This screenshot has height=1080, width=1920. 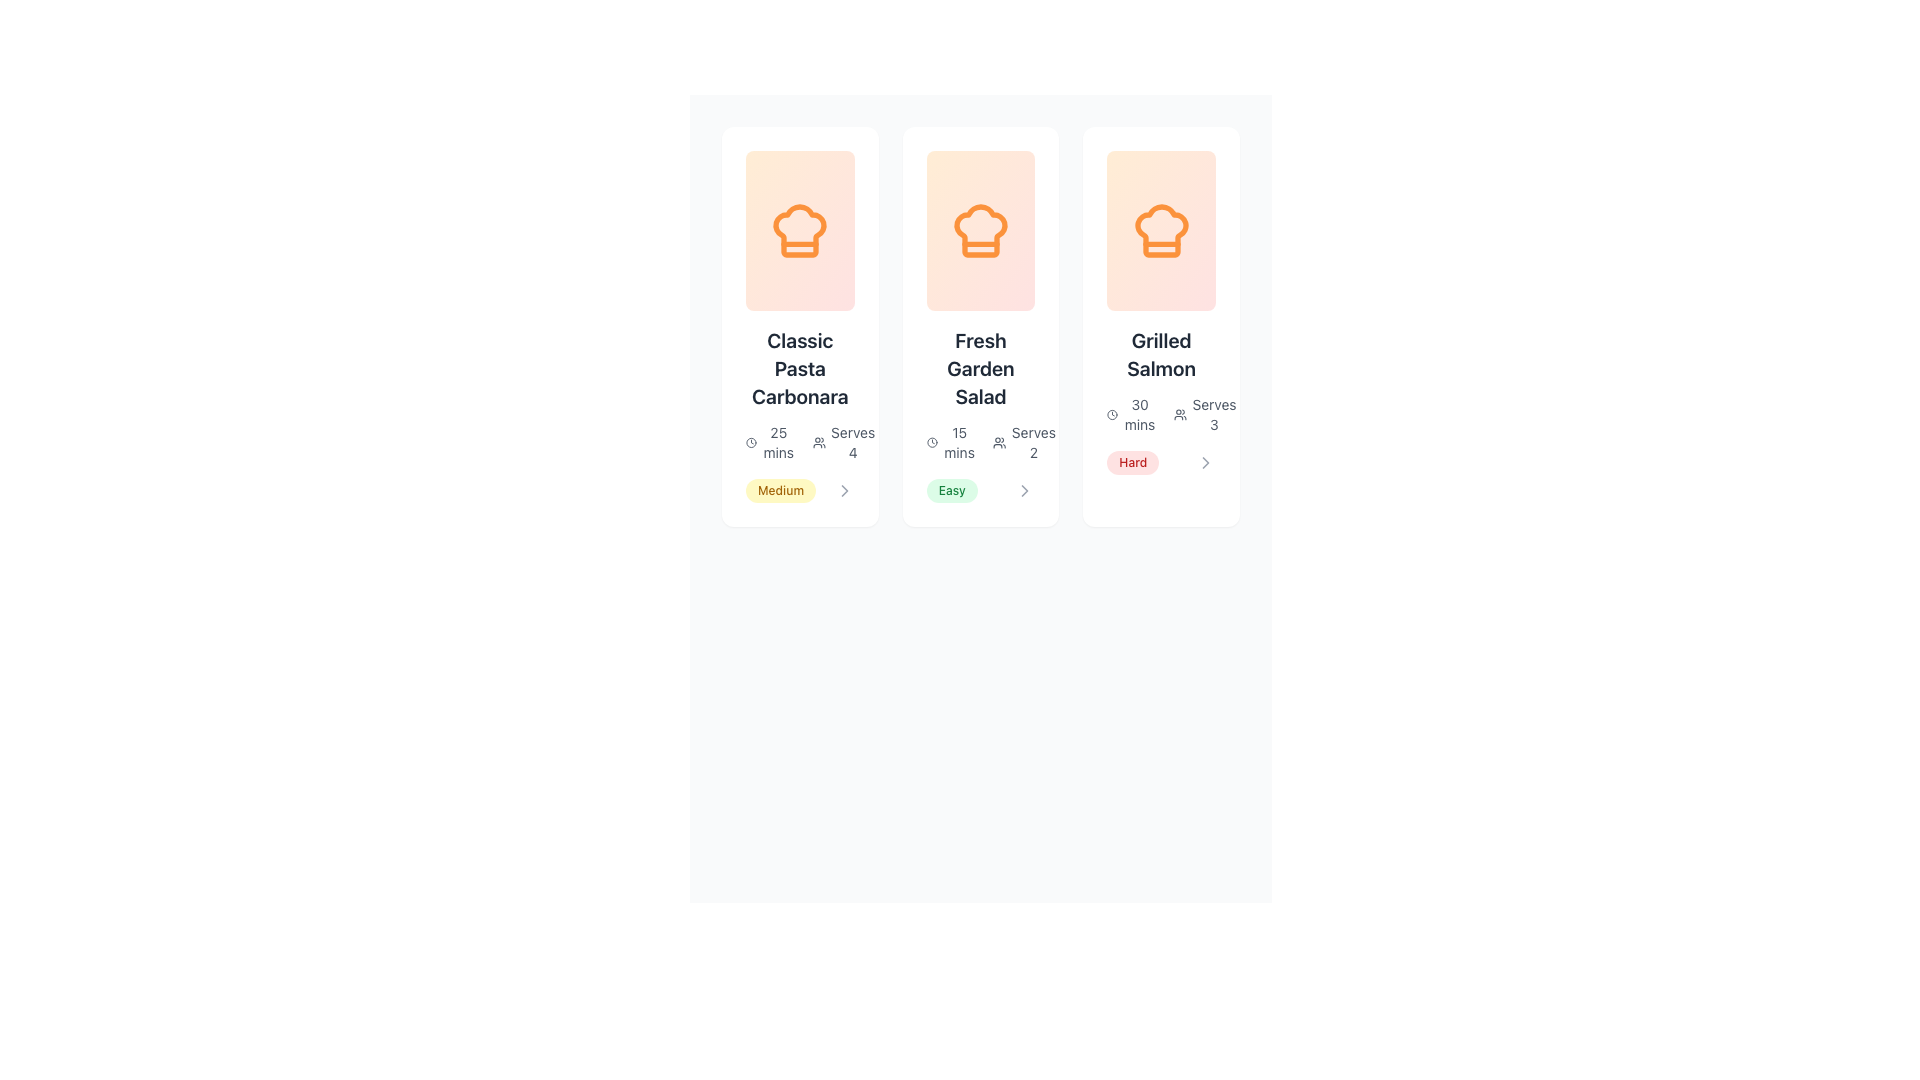 What do you see at coordinates (931, 442) in the screenshot?
I see `the clock icon located to the left of the text '15 mins' in the second card section under the title 'Fresh Garden Salad'` at bounding box center [931, 442].